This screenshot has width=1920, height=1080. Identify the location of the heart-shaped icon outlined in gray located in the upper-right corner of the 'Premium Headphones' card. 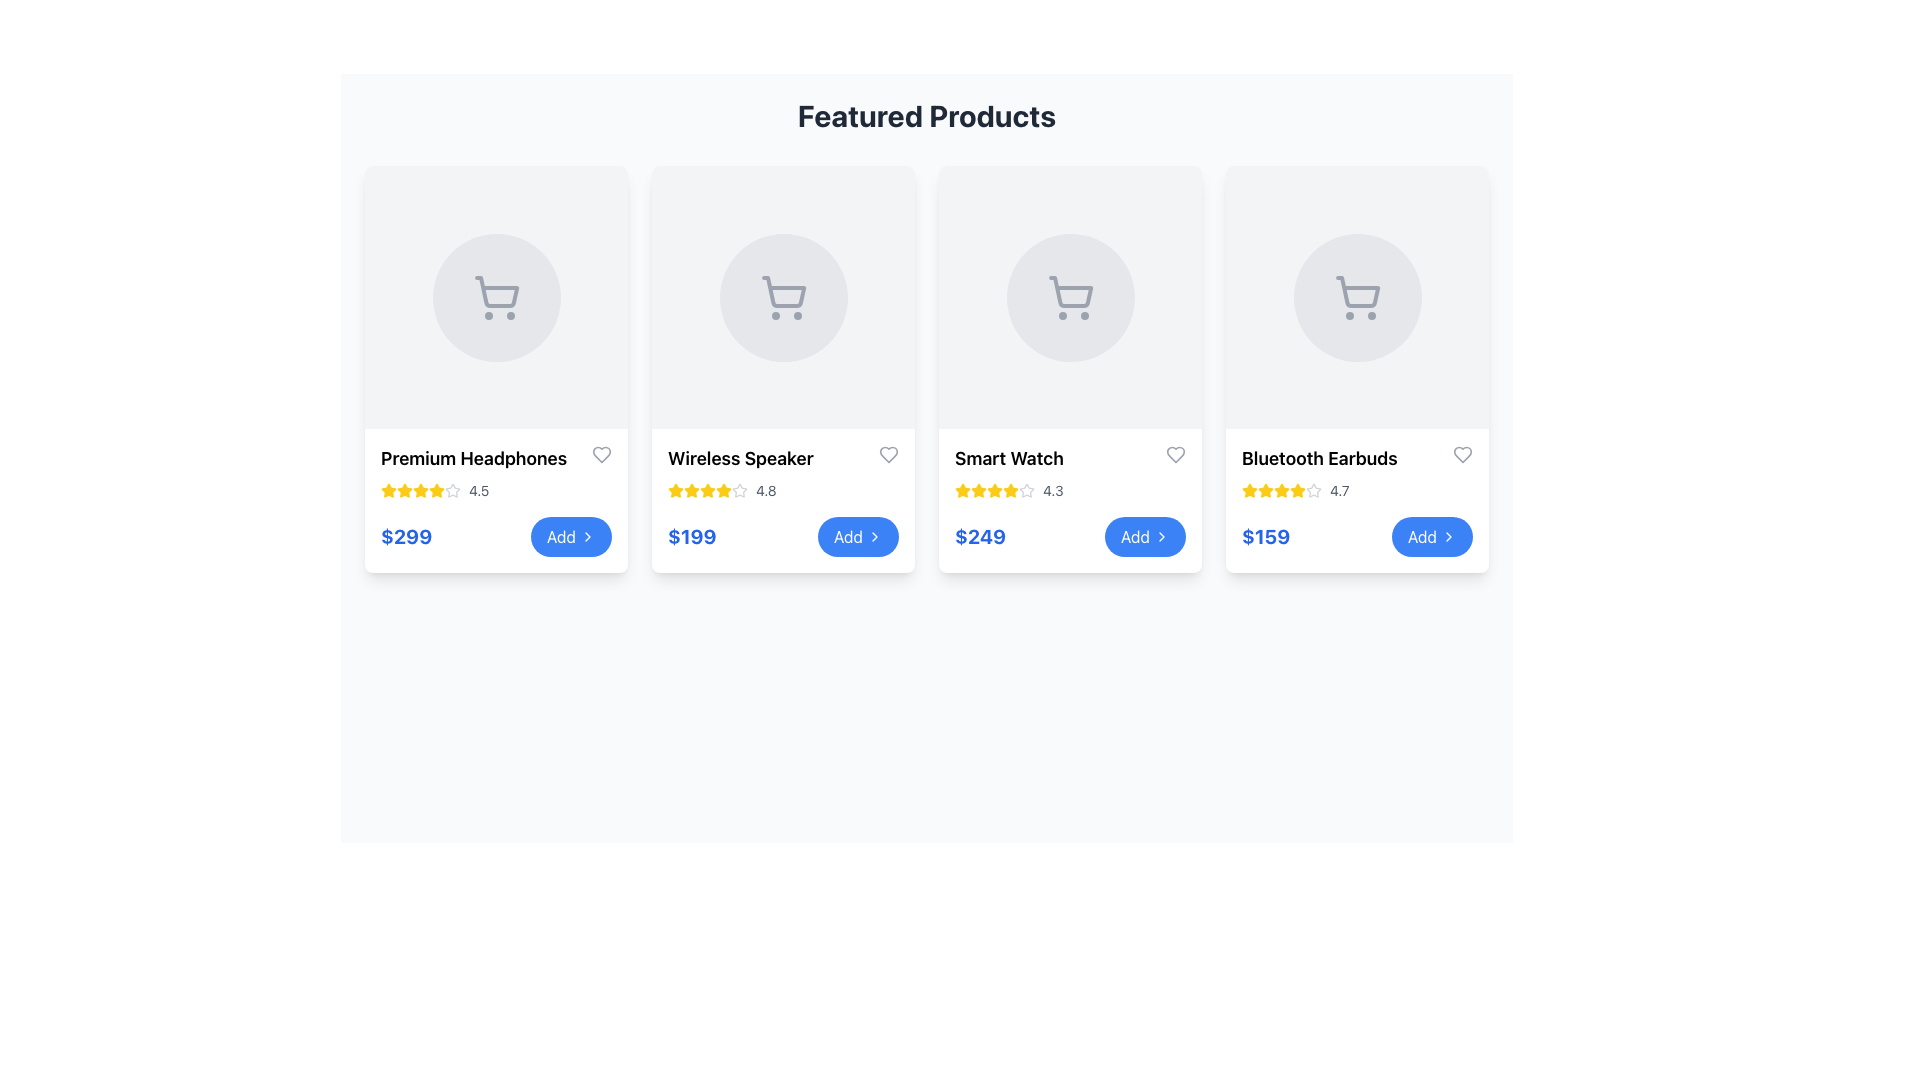
(600, 455).